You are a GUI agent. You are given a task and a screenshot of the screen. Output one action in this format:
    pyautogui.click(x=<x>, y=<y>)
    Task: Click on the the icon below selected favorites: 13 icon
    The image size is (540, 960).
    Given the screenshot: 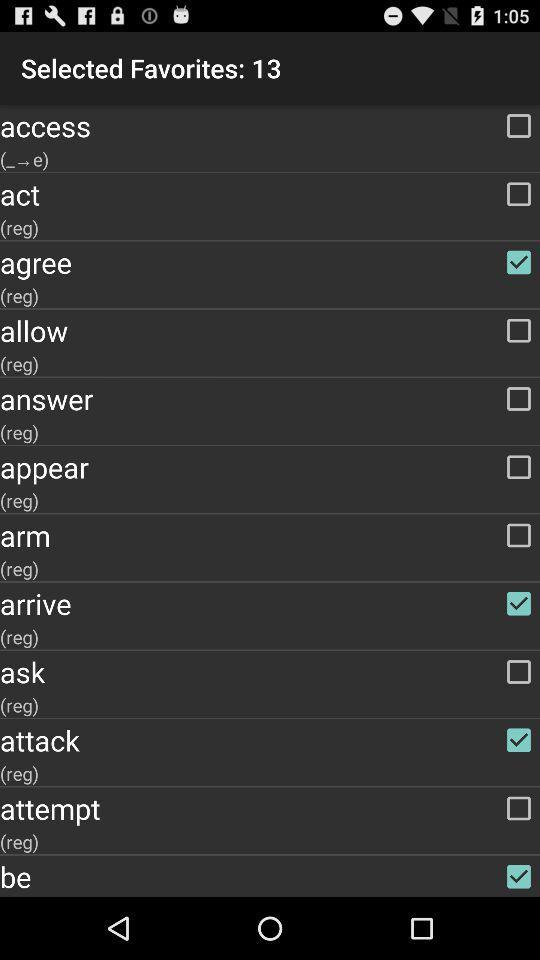 What is the action you would take?
    pyautogui.click(x=270, y=125)
    